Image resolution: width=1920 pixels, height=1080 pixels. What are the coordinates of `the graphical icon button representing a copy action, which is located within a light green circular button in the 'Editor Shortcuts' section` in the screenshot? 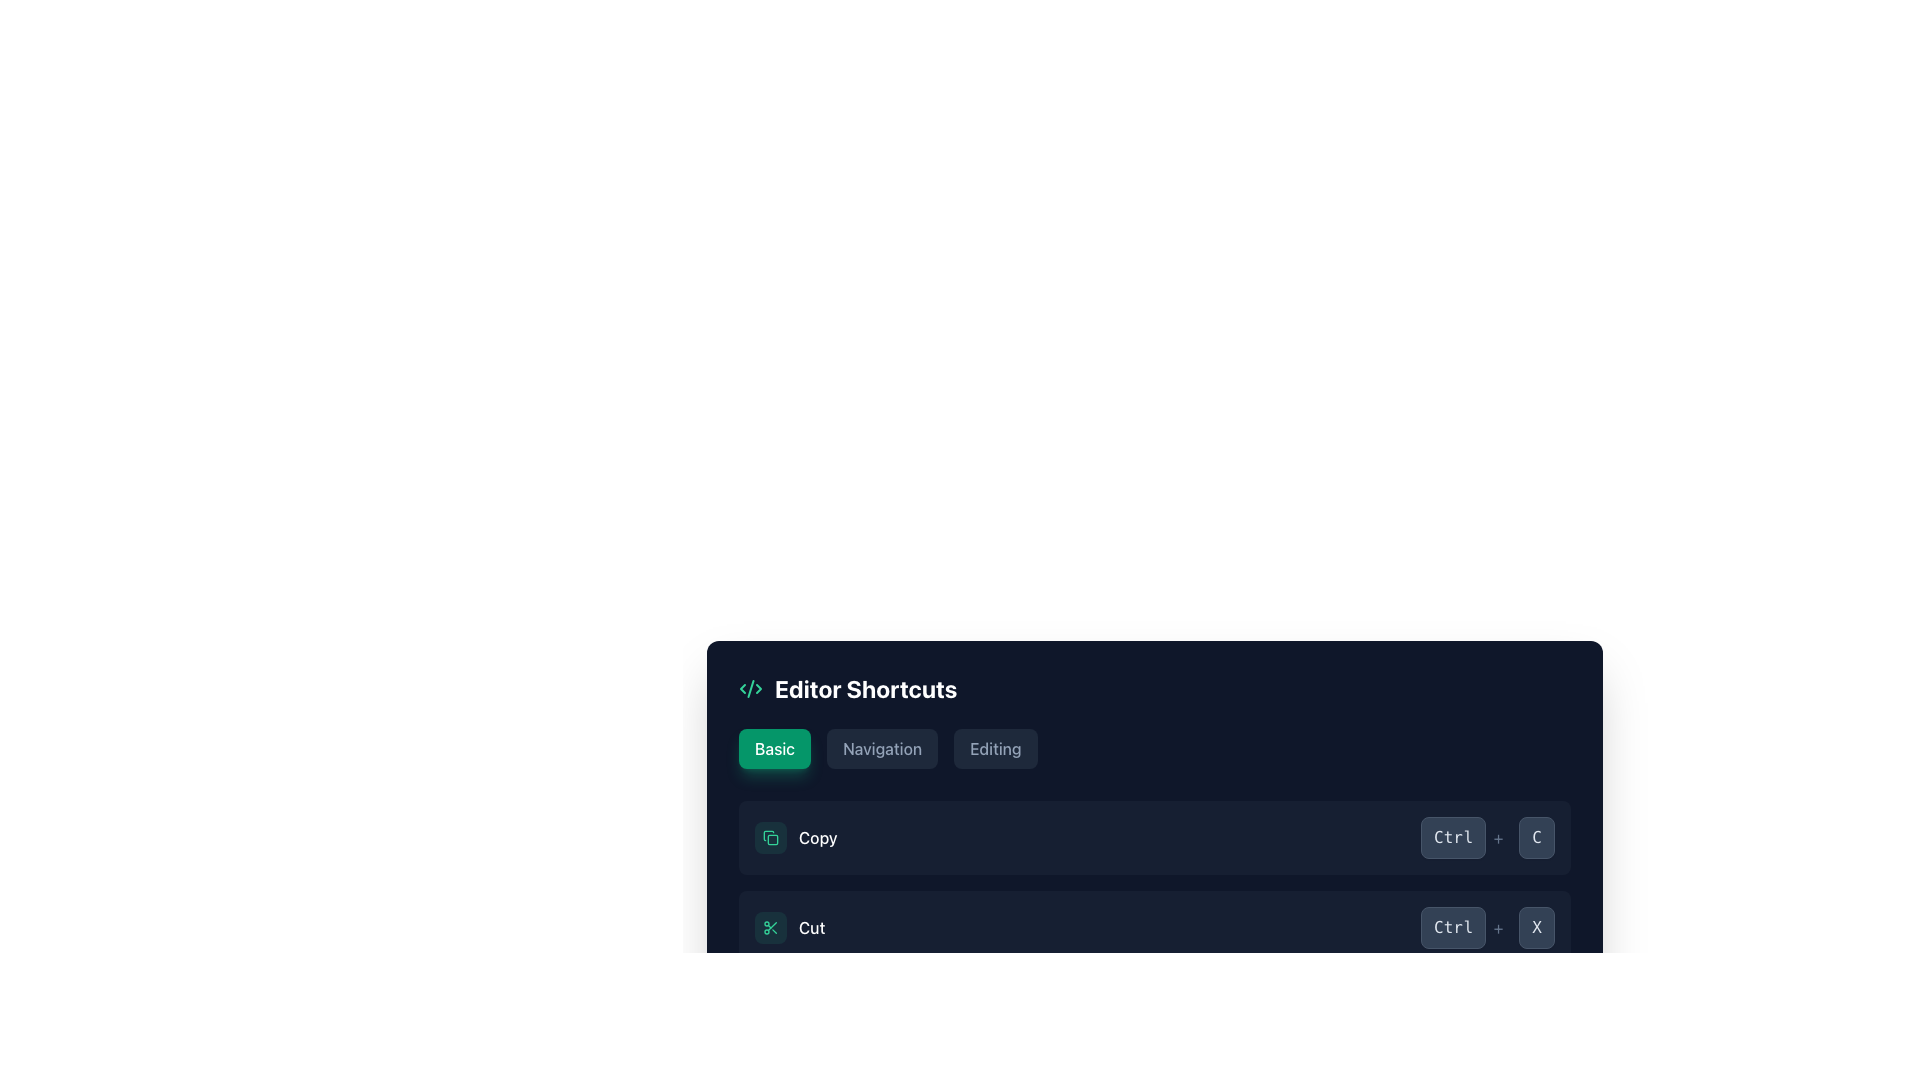 It's located at (770, 837).